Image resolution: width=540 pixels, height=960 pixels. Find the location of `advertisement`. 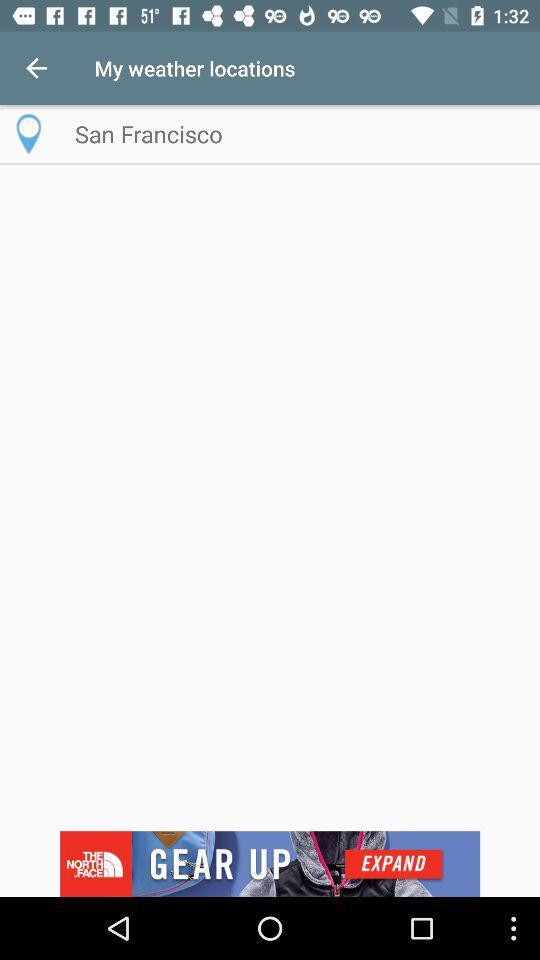

advertisement is located at coordinates (270, 863).